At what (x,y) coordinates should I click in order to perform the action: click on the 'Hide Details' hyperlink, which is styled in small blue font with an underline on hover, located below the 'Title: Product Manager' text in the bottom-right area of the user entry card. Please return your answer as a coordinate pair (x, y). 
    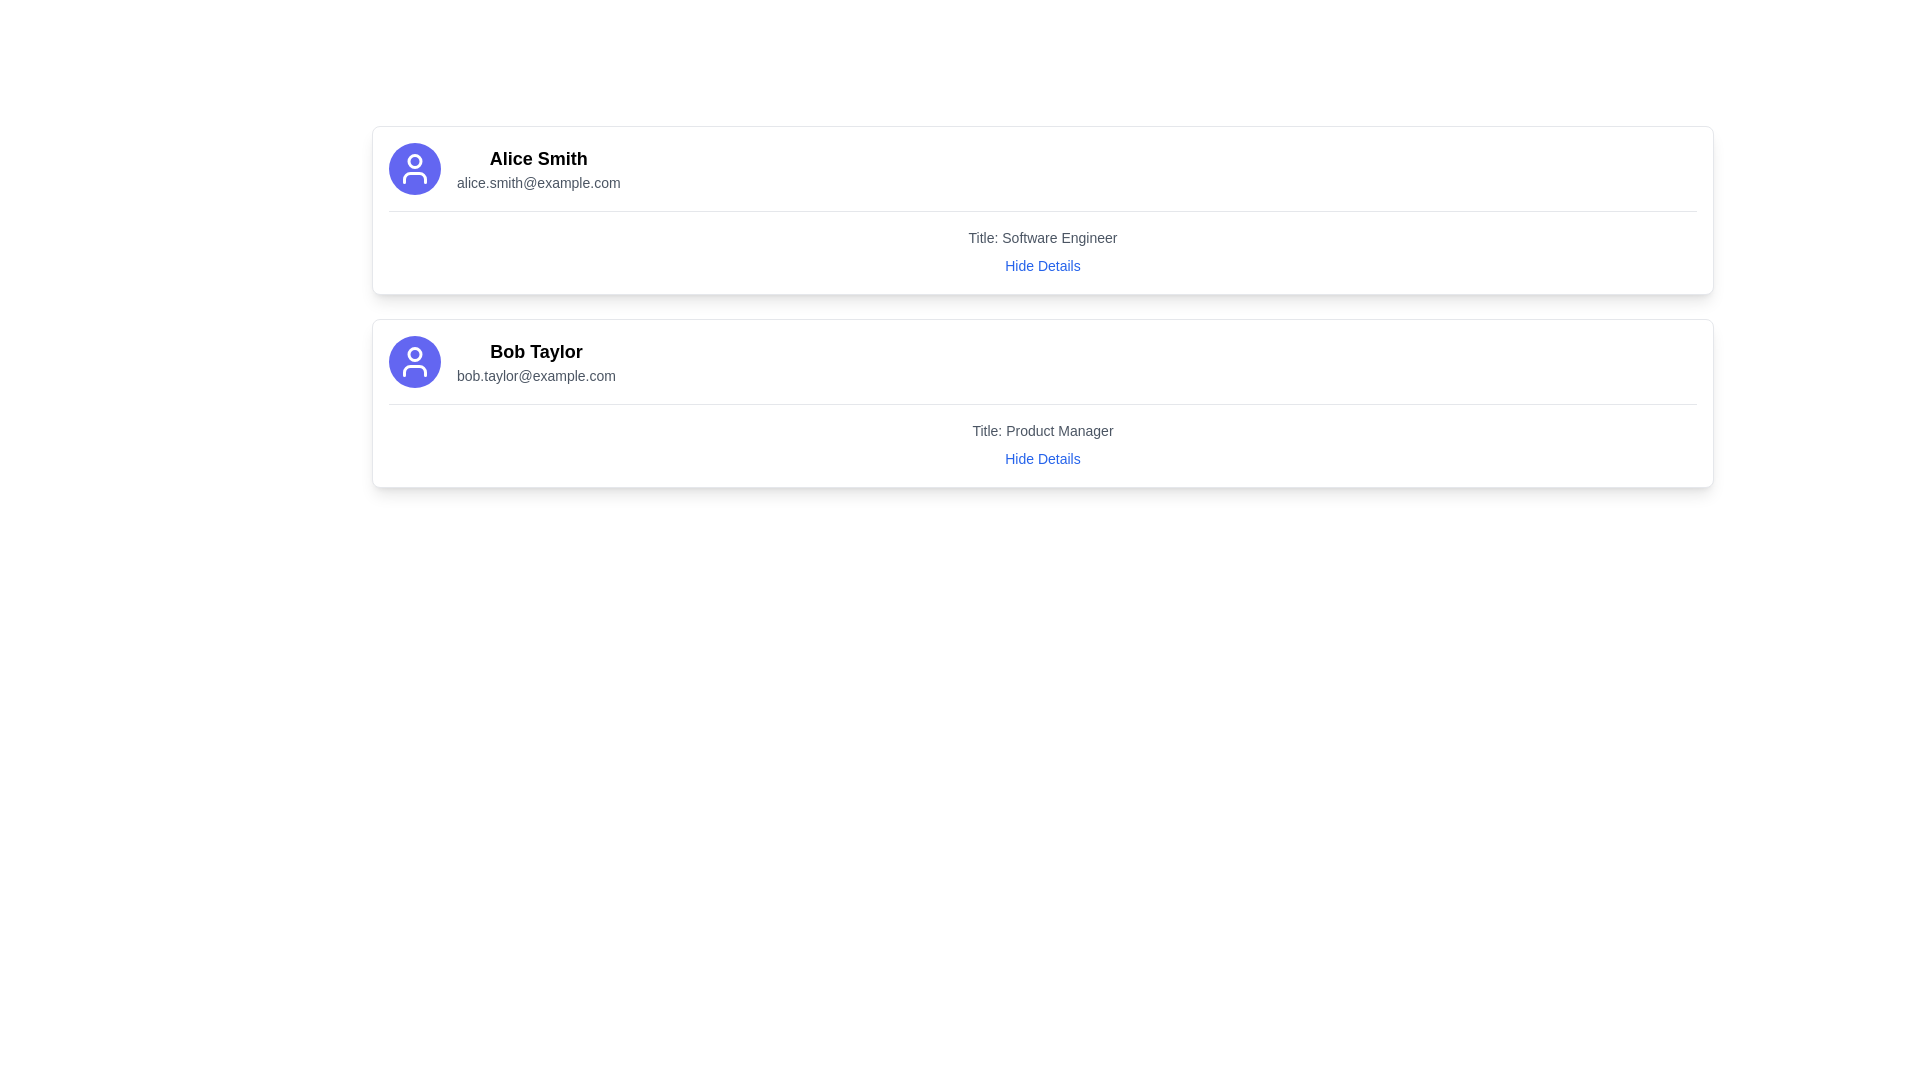
    Looking at the image, I should click on (1041, 459).